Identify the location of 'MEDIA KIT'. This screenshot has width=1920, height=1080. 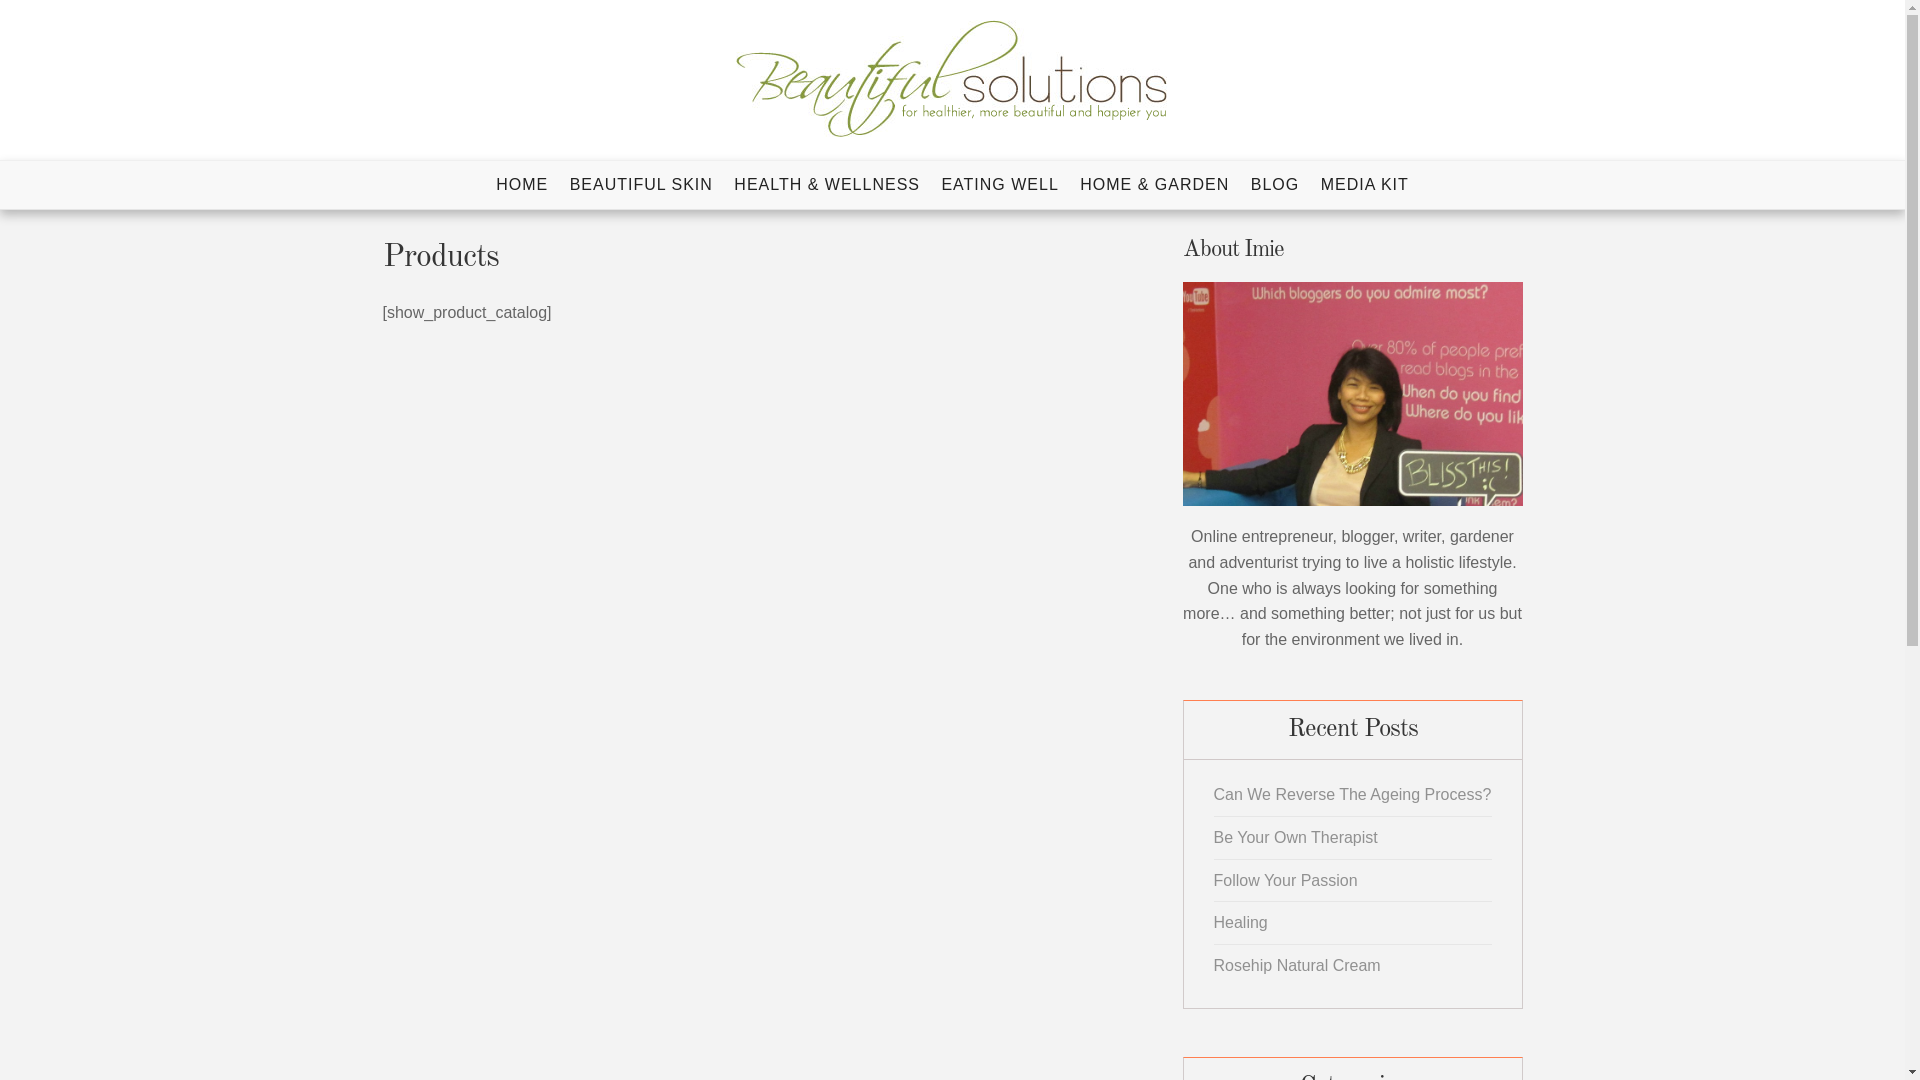
(1313, 185).